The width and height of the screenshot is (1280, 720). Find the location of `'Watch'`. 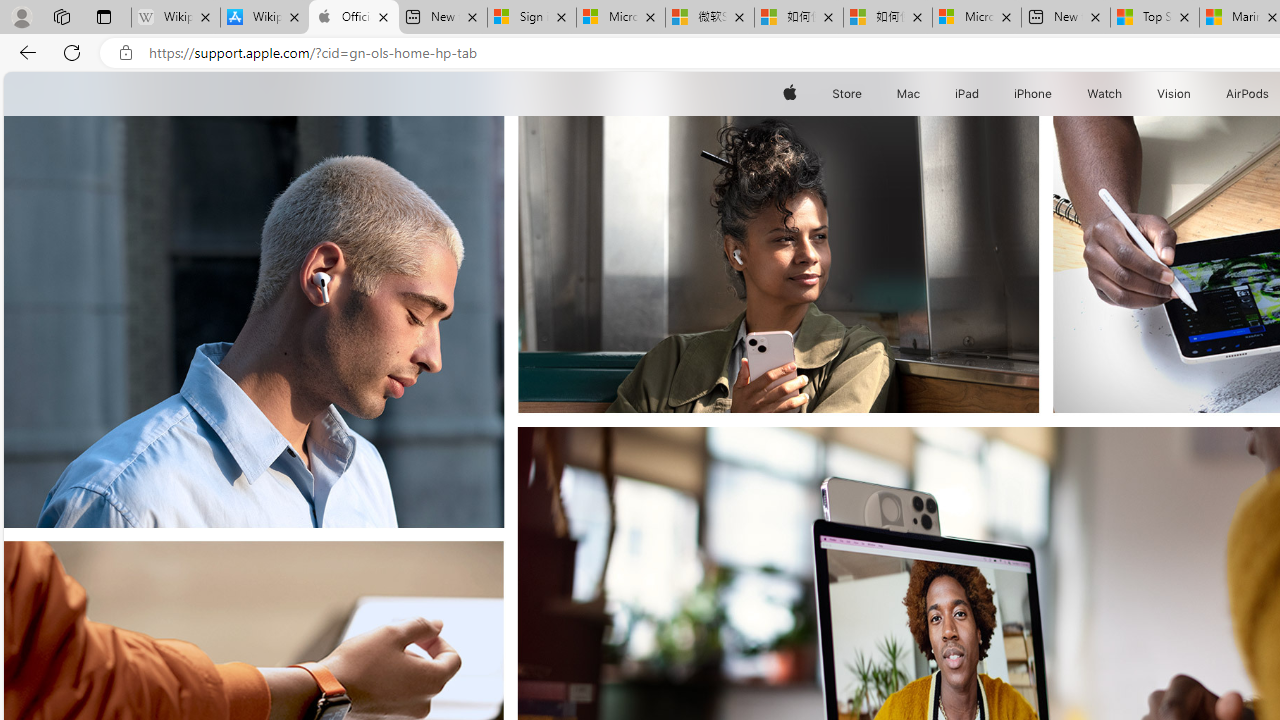

'Watch' is located at coordinates (1104, 93).